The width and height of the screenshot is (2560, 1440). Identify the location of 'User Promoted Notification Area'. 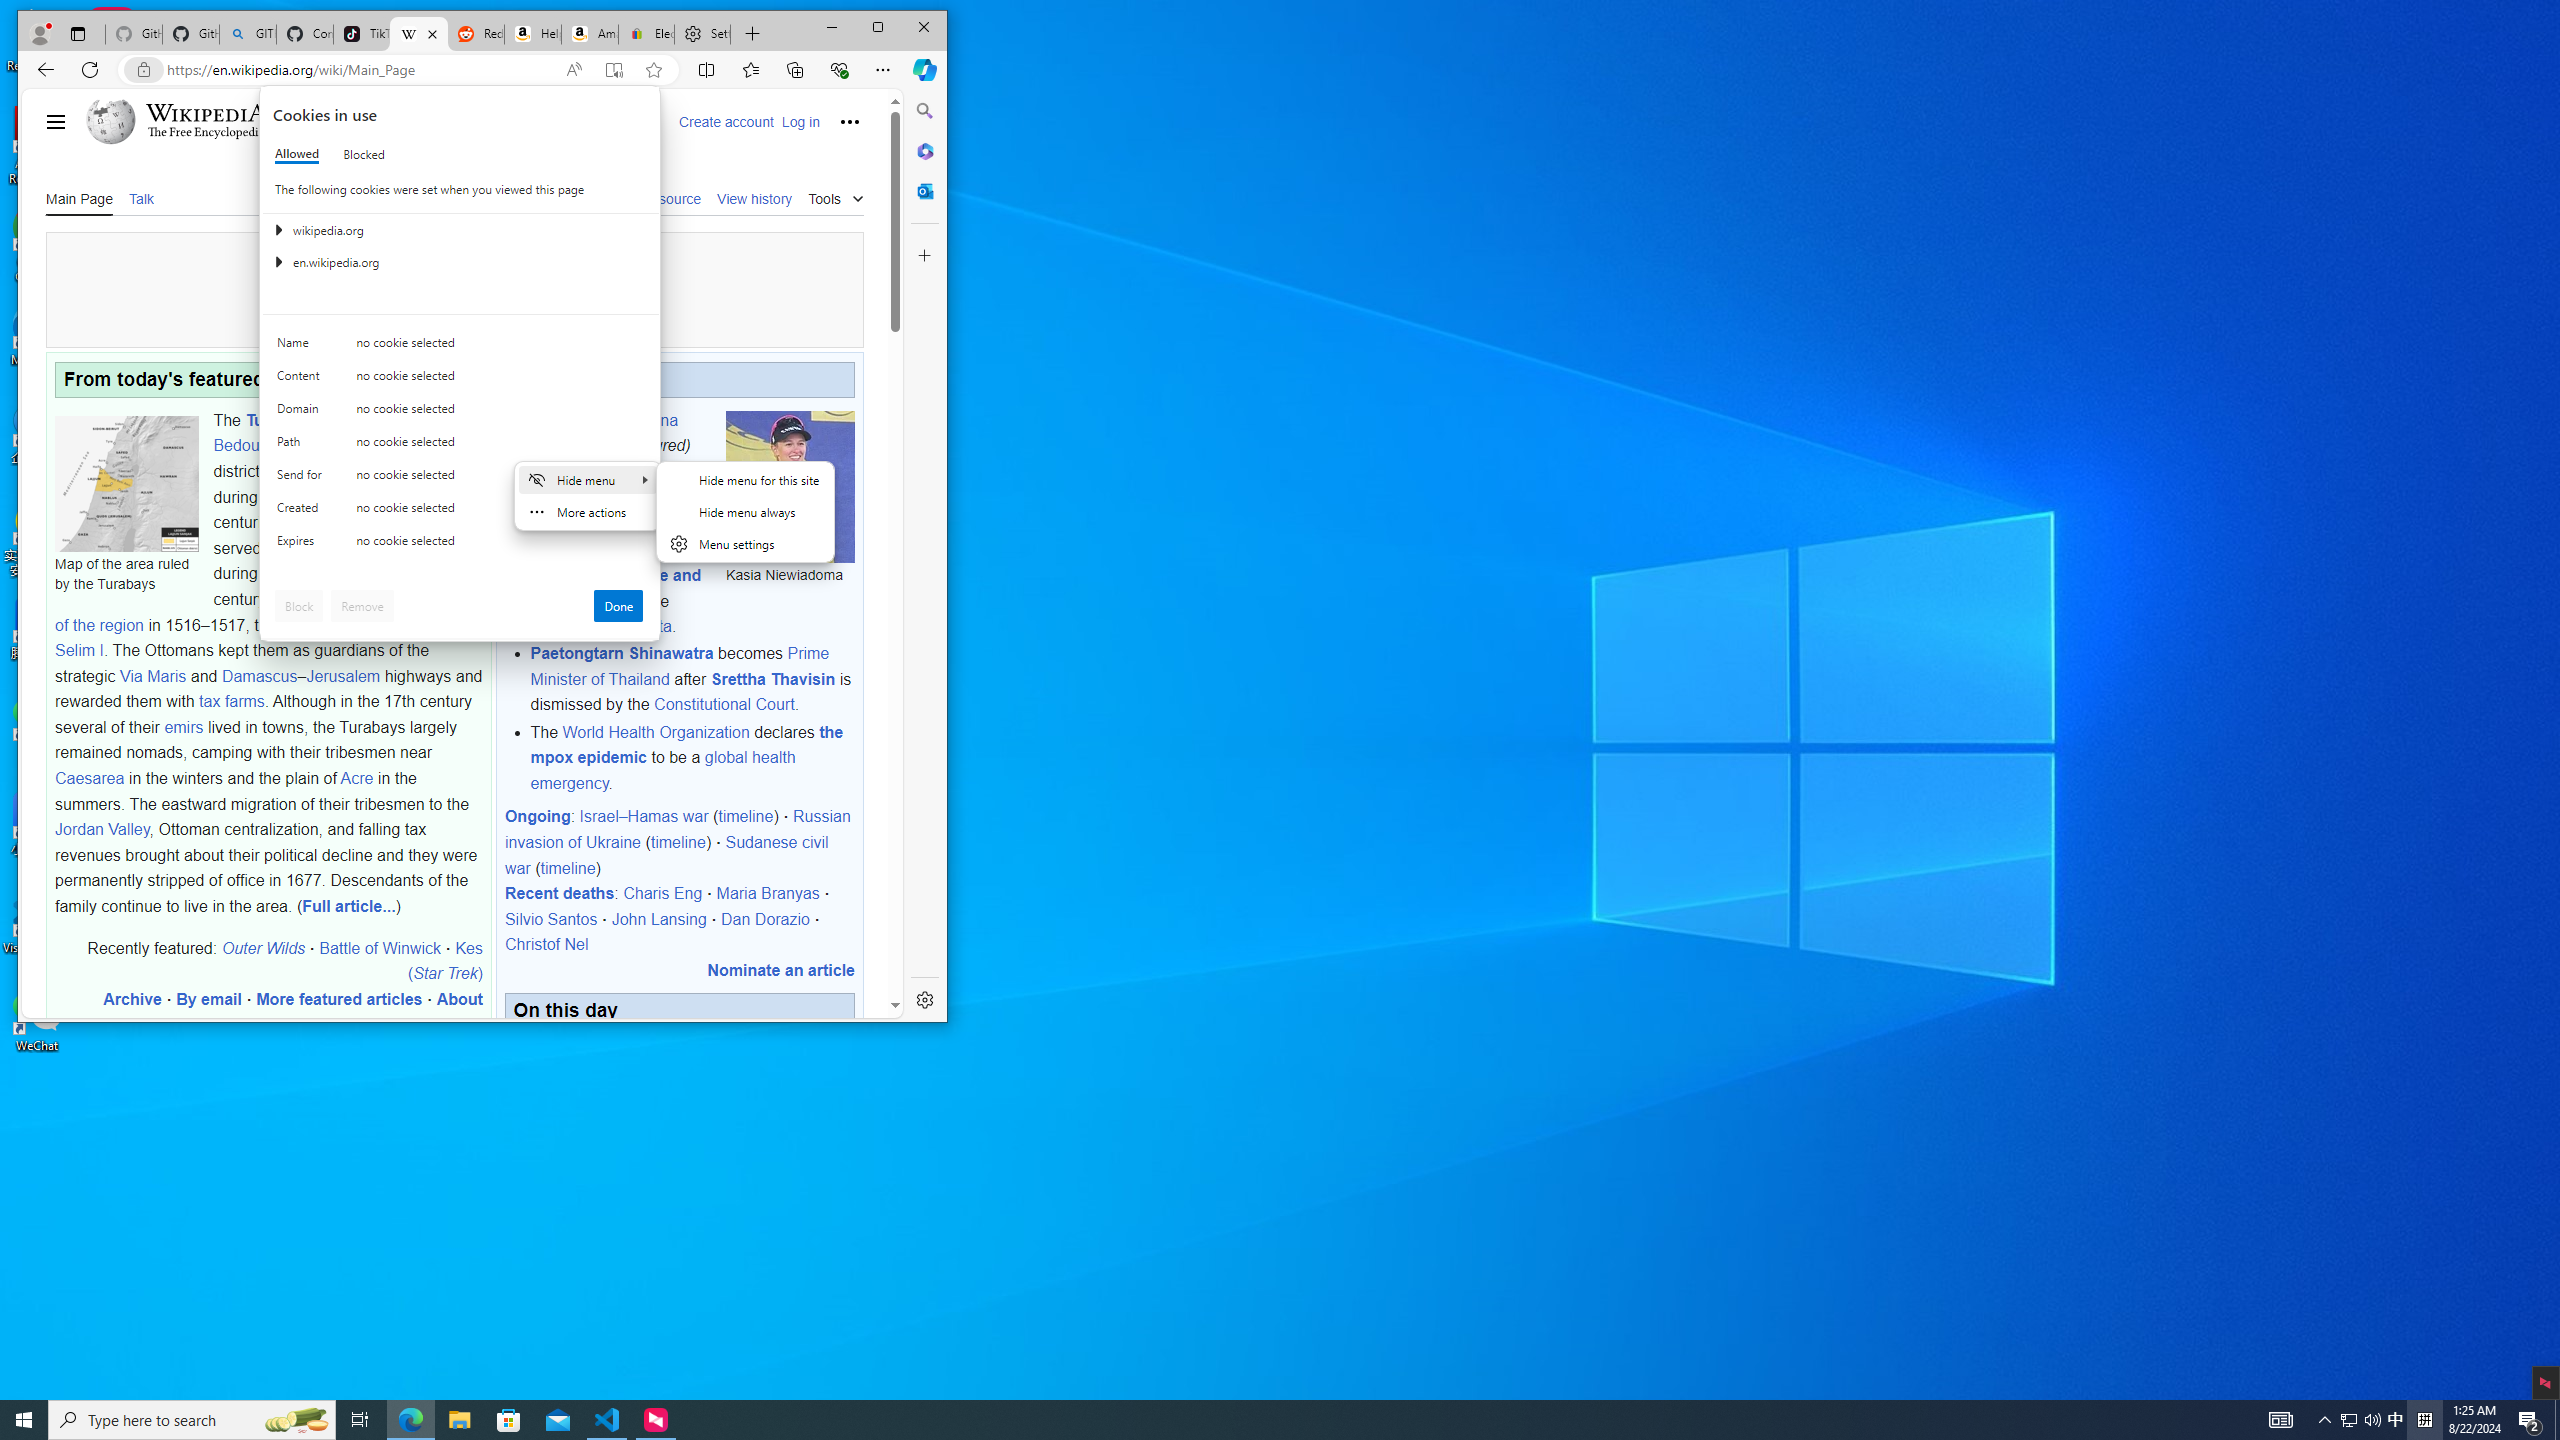
(2360, 1418).